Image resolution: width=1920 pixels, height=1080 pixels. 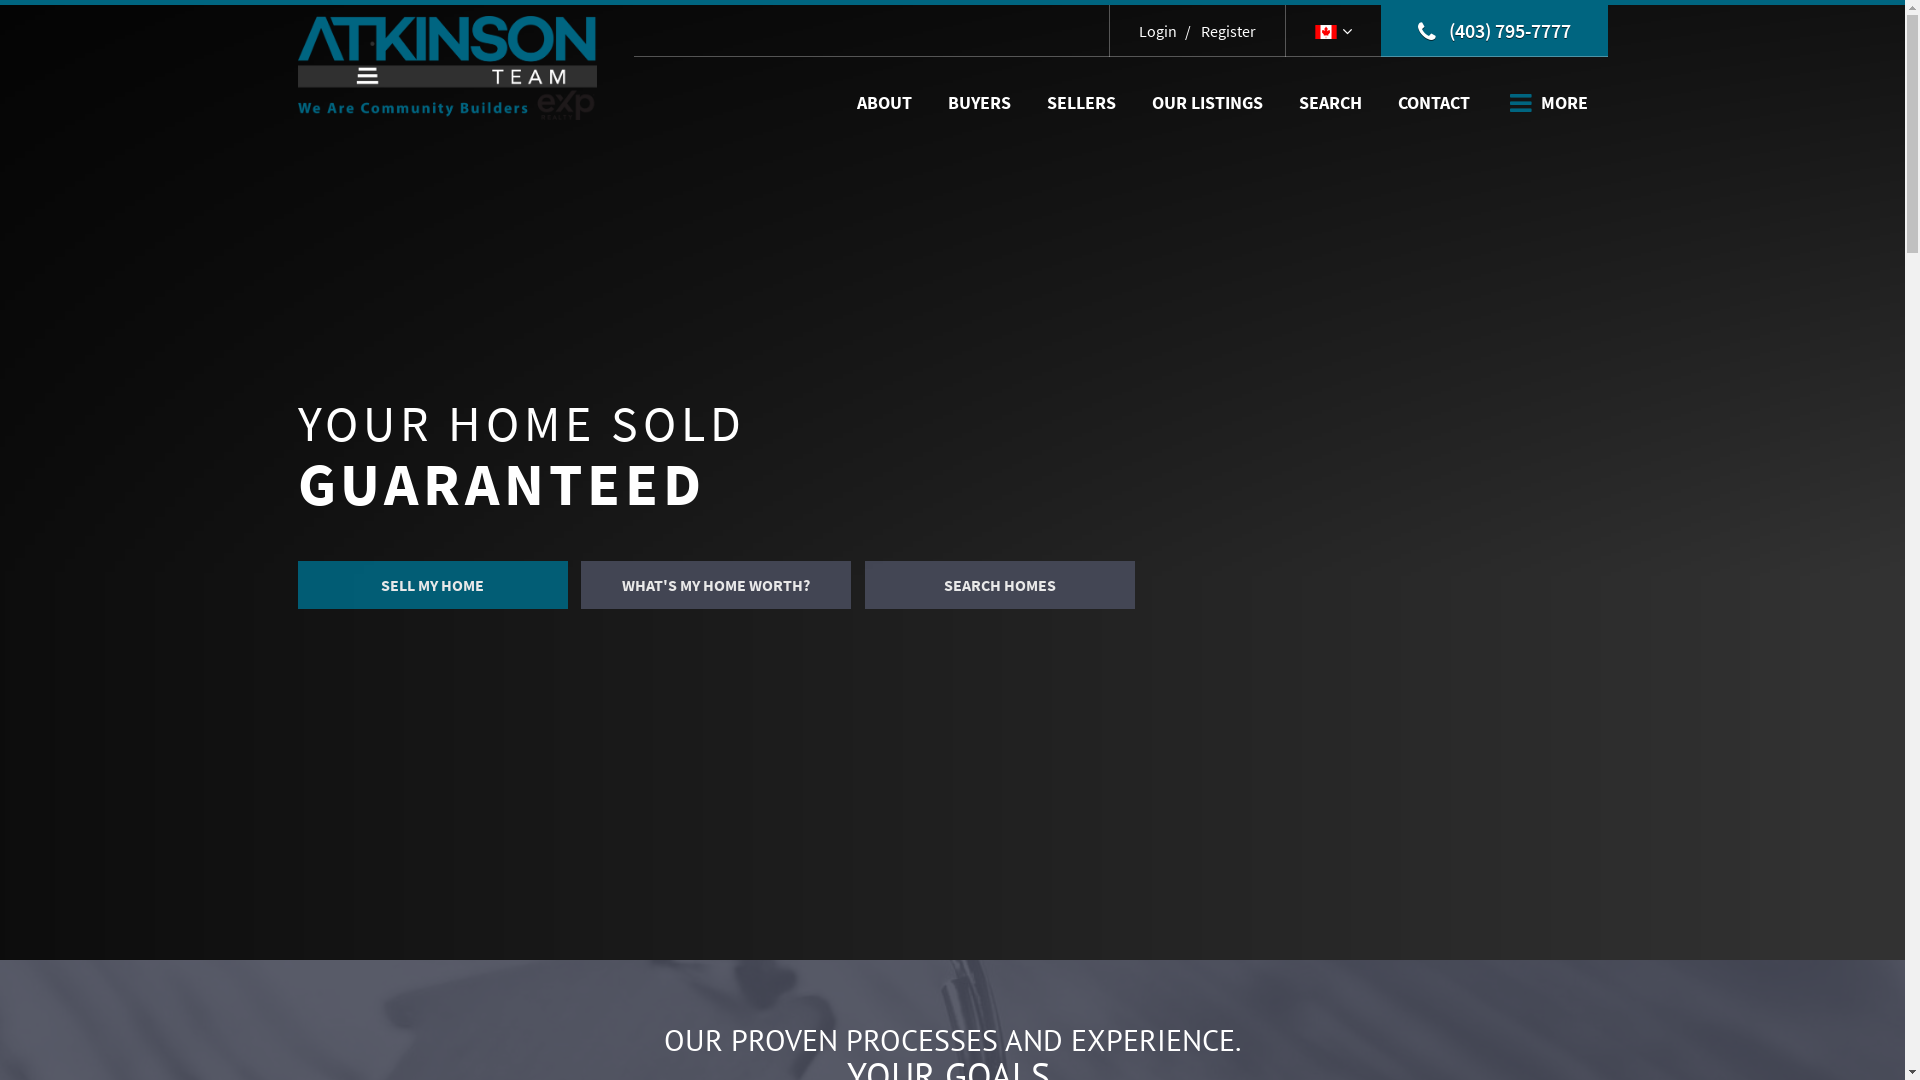 What do you see at coordinates (1138, 30) in the screenshot?
I see `'Login'` at bounding box center [1138, 30].